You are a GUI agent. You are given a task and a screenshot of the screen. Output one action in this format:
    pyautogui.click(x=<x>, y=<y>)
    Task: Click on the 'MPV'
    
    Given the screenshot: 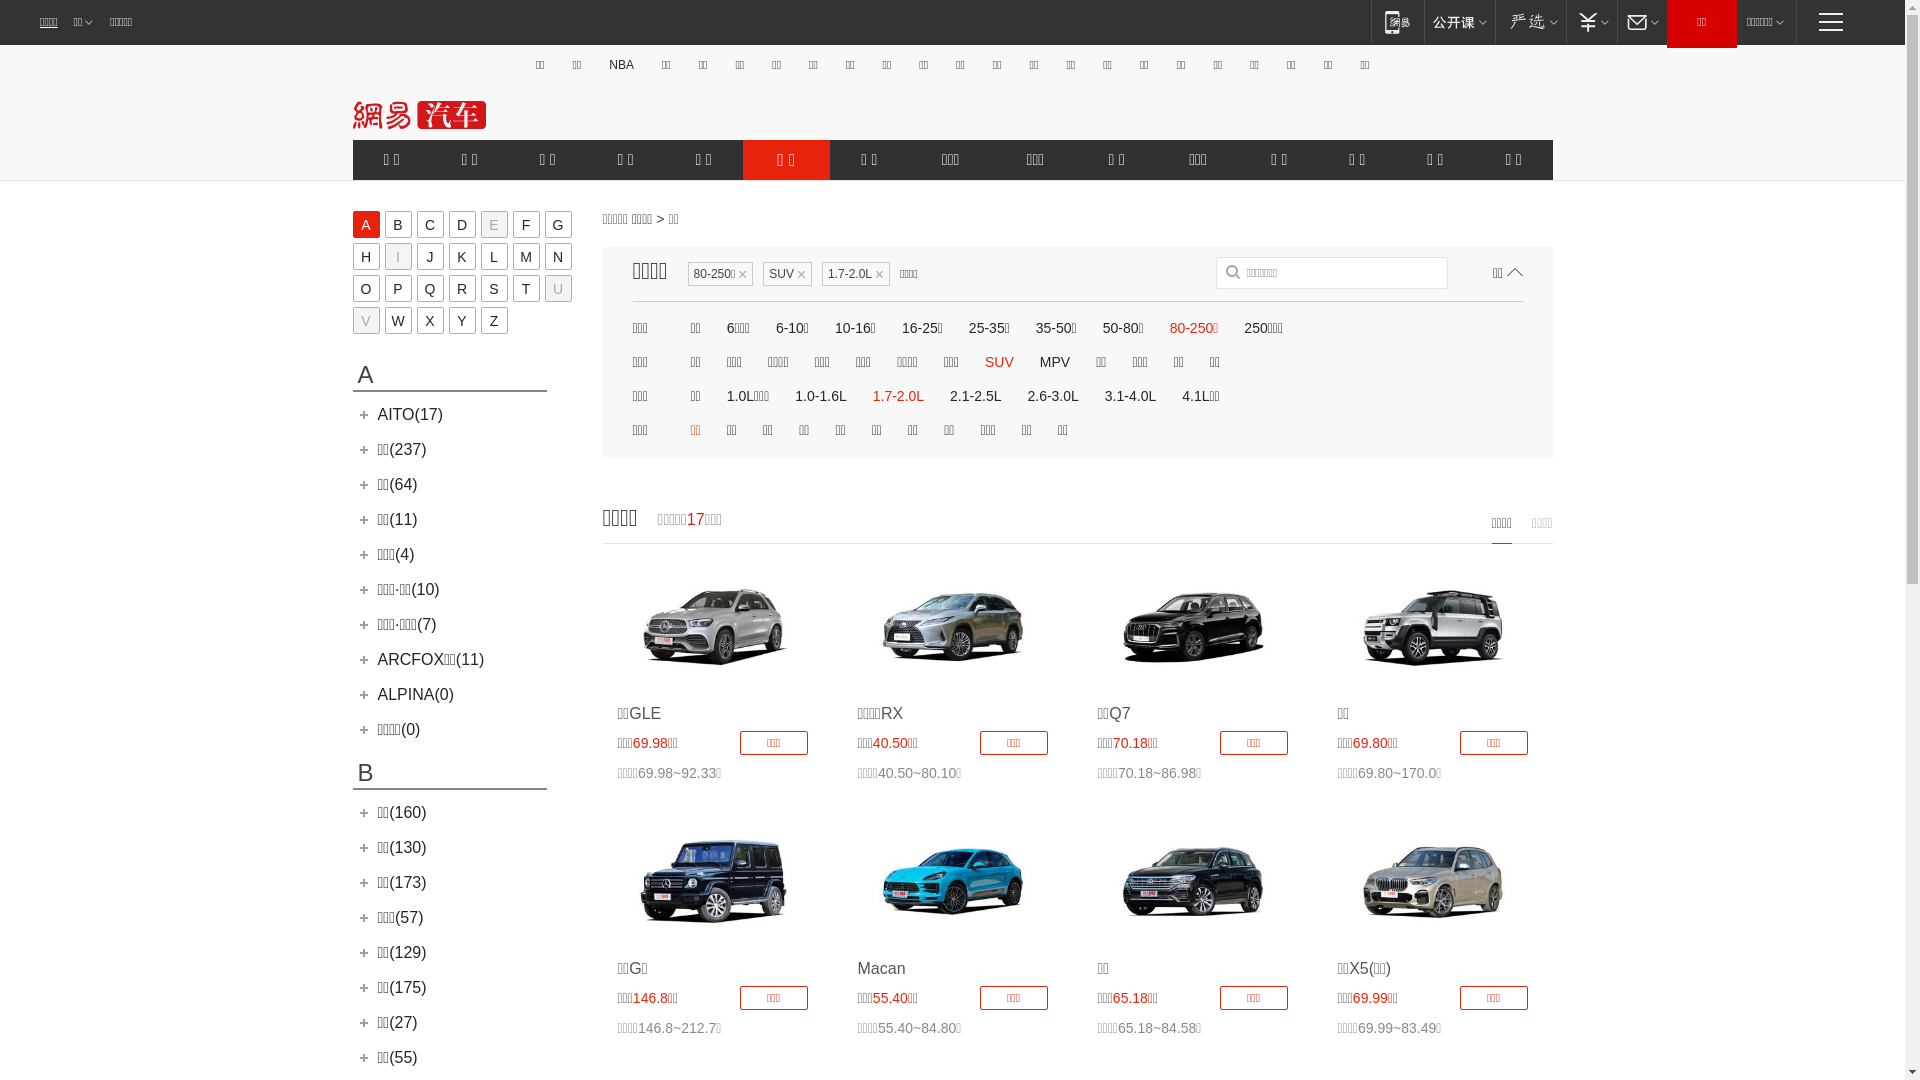 What is the action you would take?
    pyautogui.click(x=1036, y=362)
    